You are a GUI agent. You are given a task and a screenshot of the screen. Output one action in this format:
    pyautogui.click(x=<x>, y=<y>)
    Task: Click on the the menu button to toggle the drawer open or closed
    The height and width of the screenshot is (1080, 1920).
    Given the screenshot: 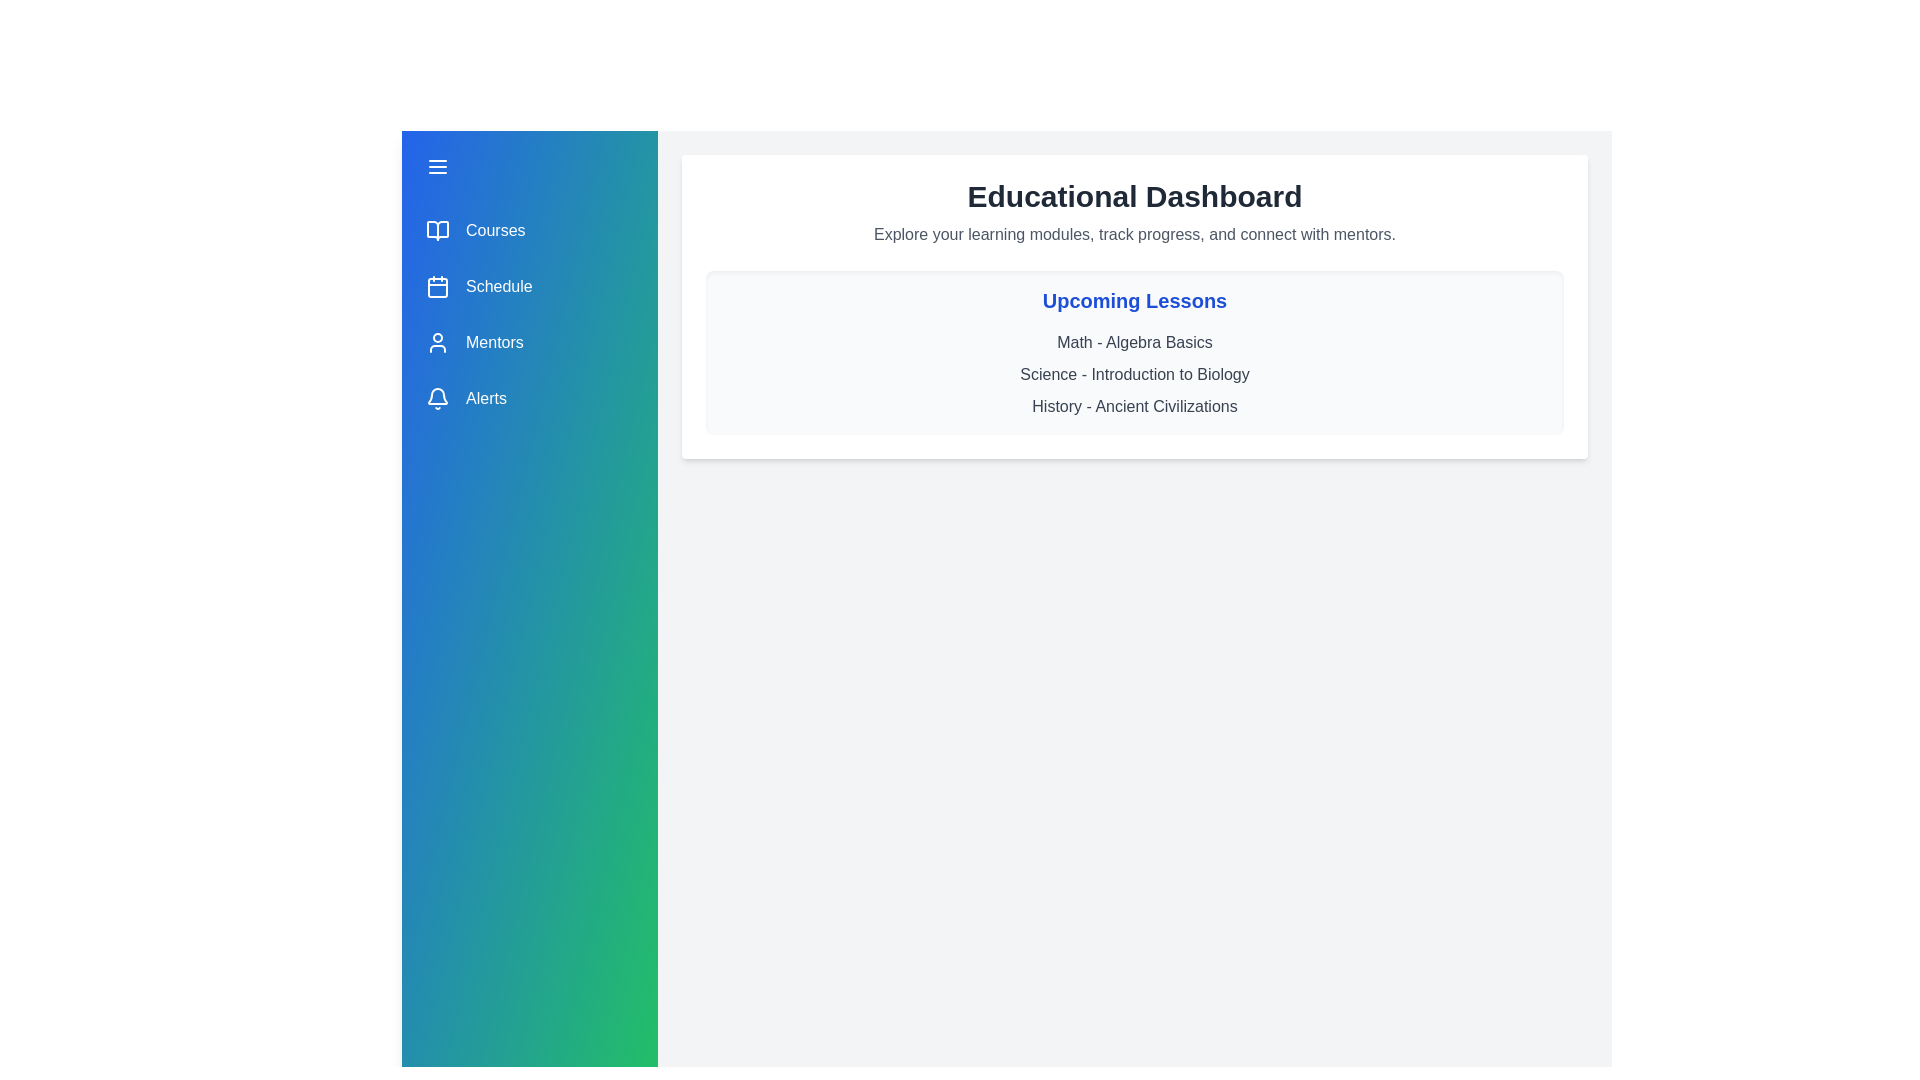 What is the action you would take?
    pyautogui.click(x=436, y=165)
    